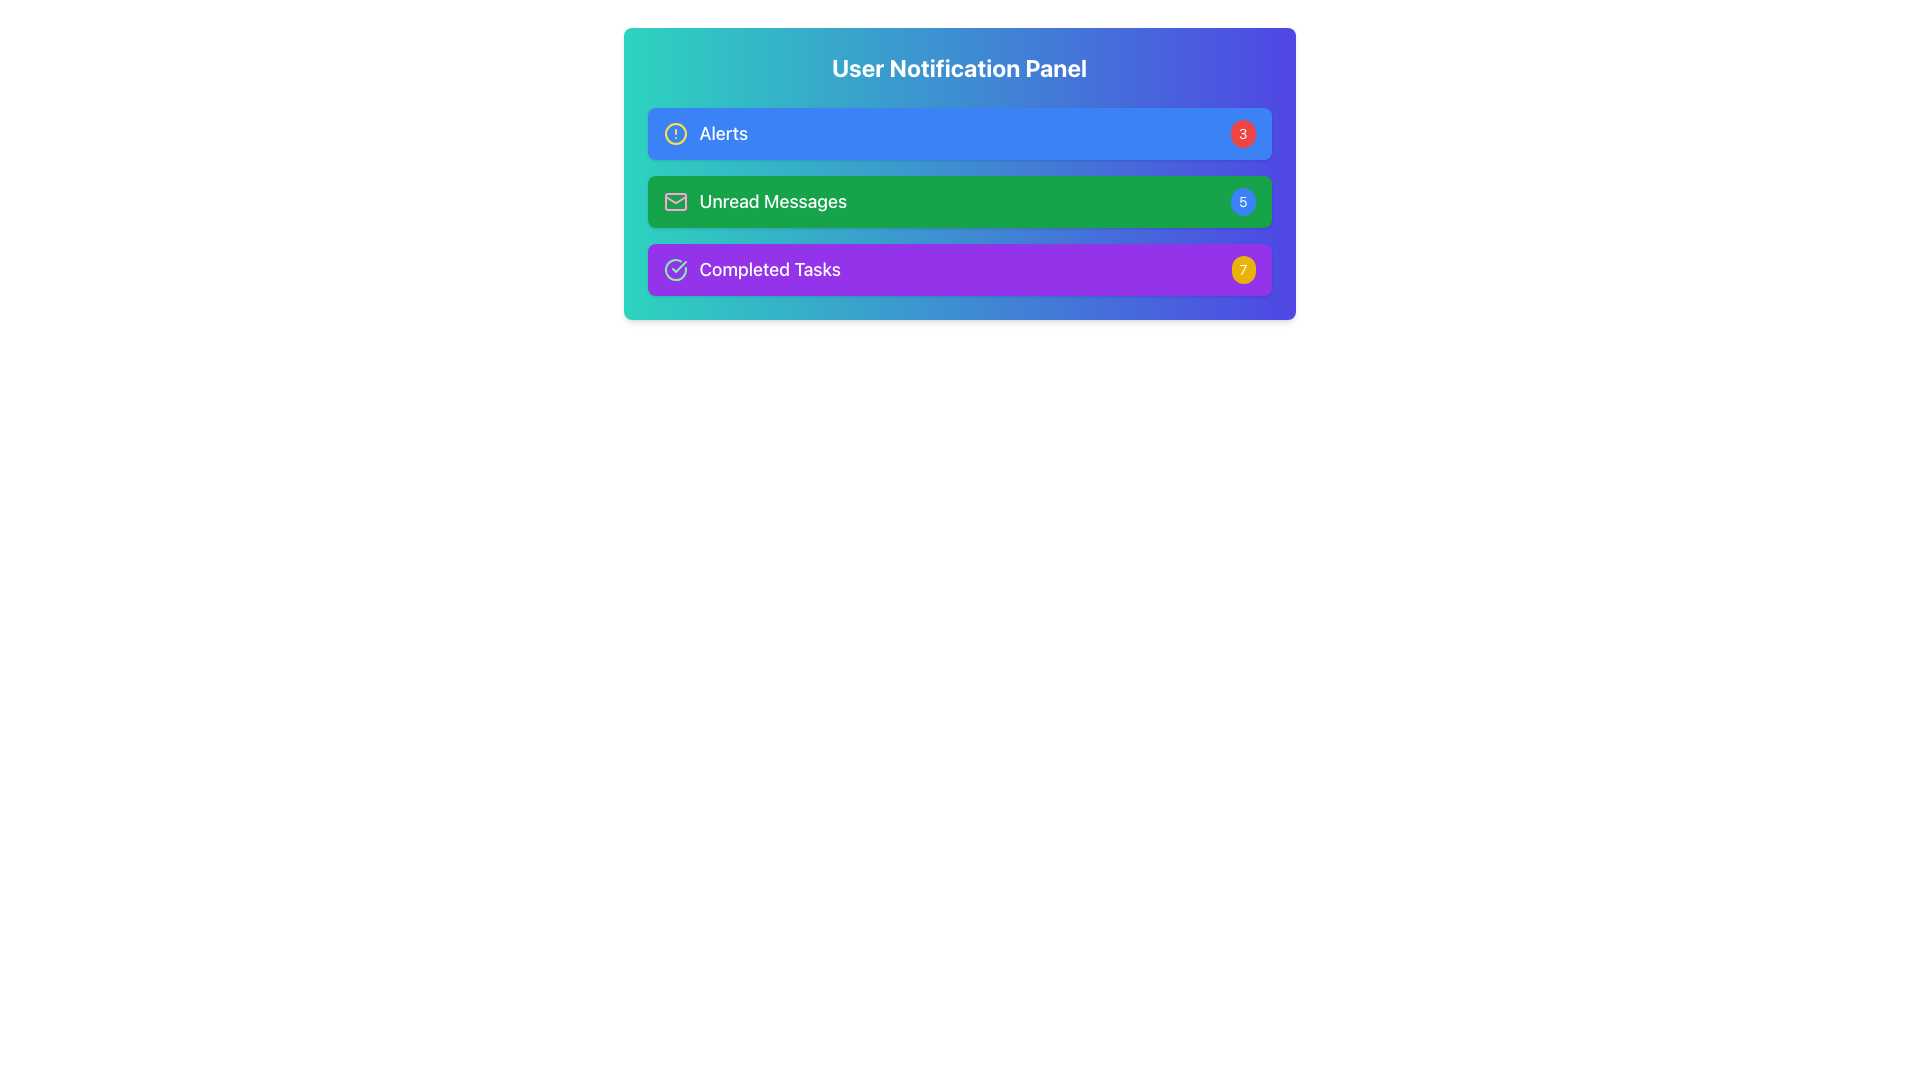 The width and height of the screenshot is (1920, 1080). I want to click on the 'Alerts' text label located in the notification panel for navigation or further interaction, so click(722, 134).